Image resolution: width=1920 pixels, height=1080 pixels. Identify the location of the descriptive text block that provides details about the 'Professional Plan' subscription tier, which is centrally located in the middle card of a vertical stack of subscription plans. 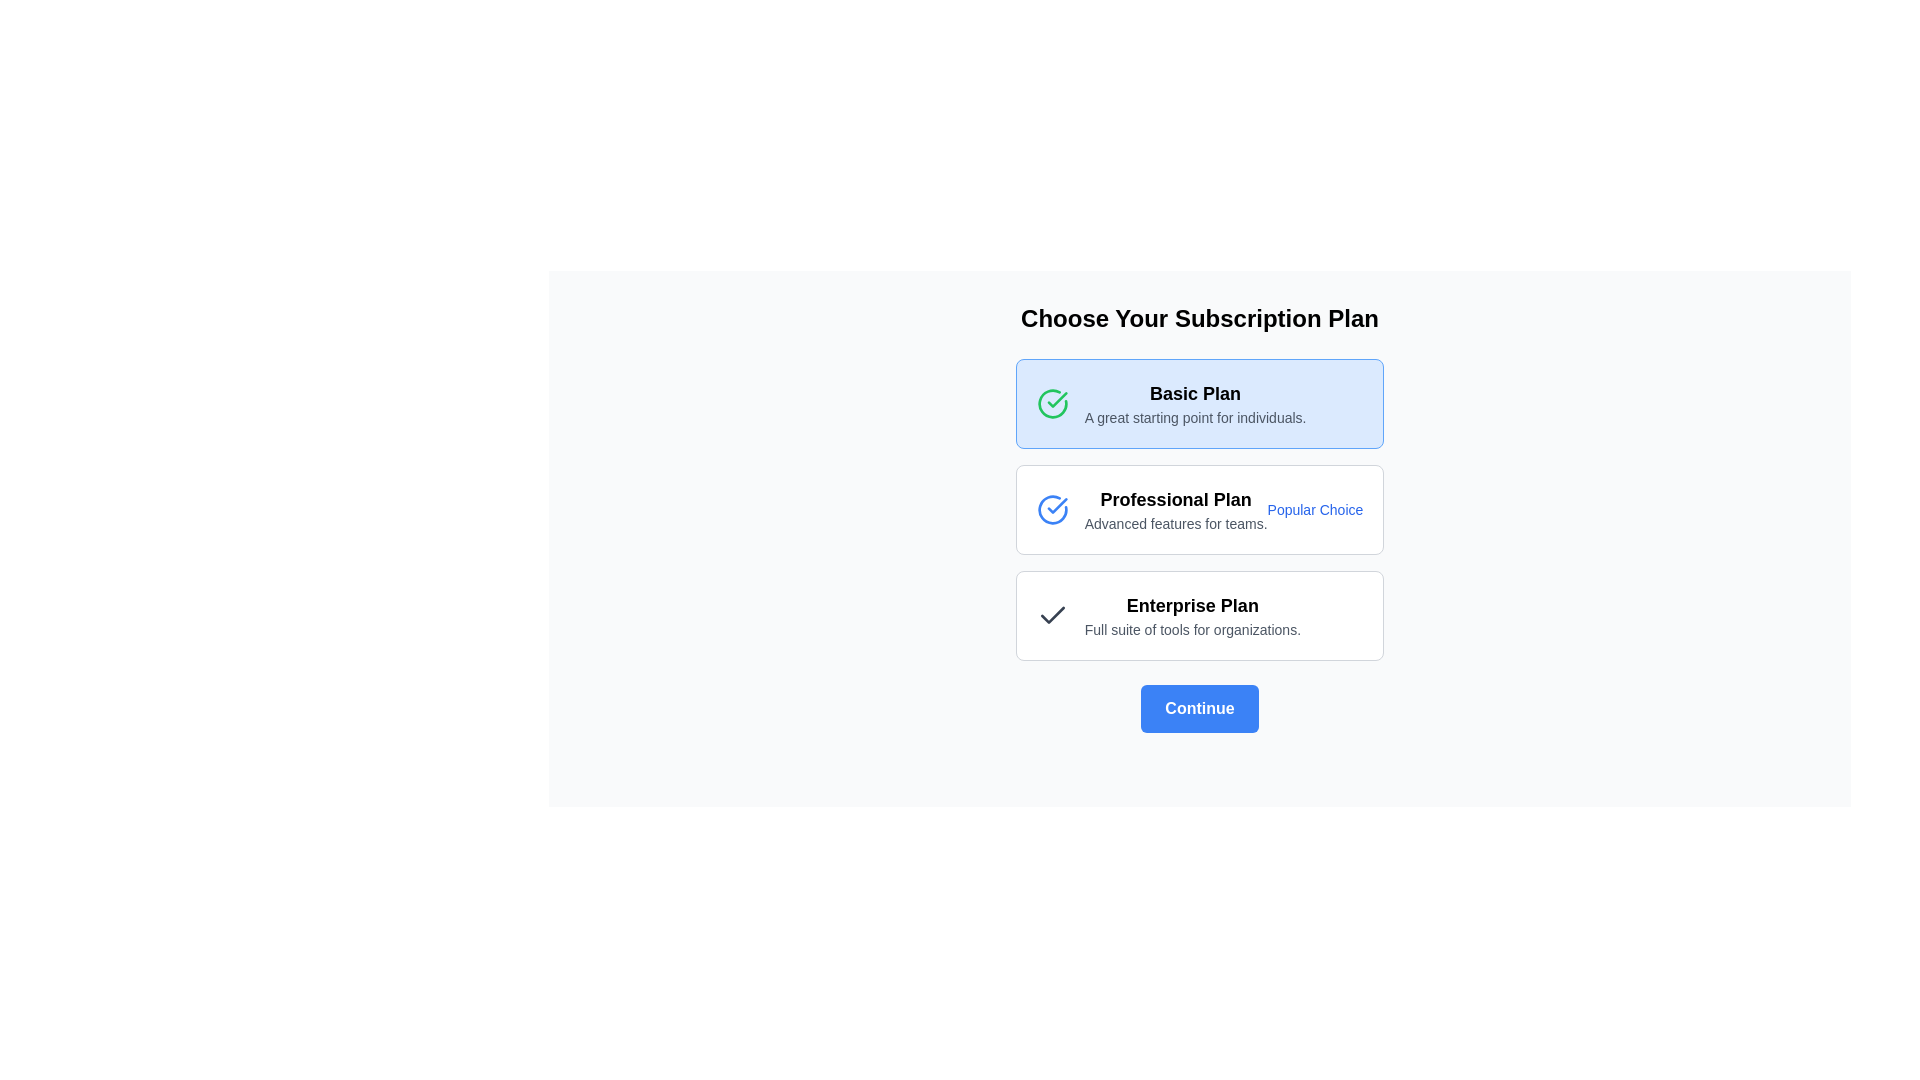
(1152, 508).